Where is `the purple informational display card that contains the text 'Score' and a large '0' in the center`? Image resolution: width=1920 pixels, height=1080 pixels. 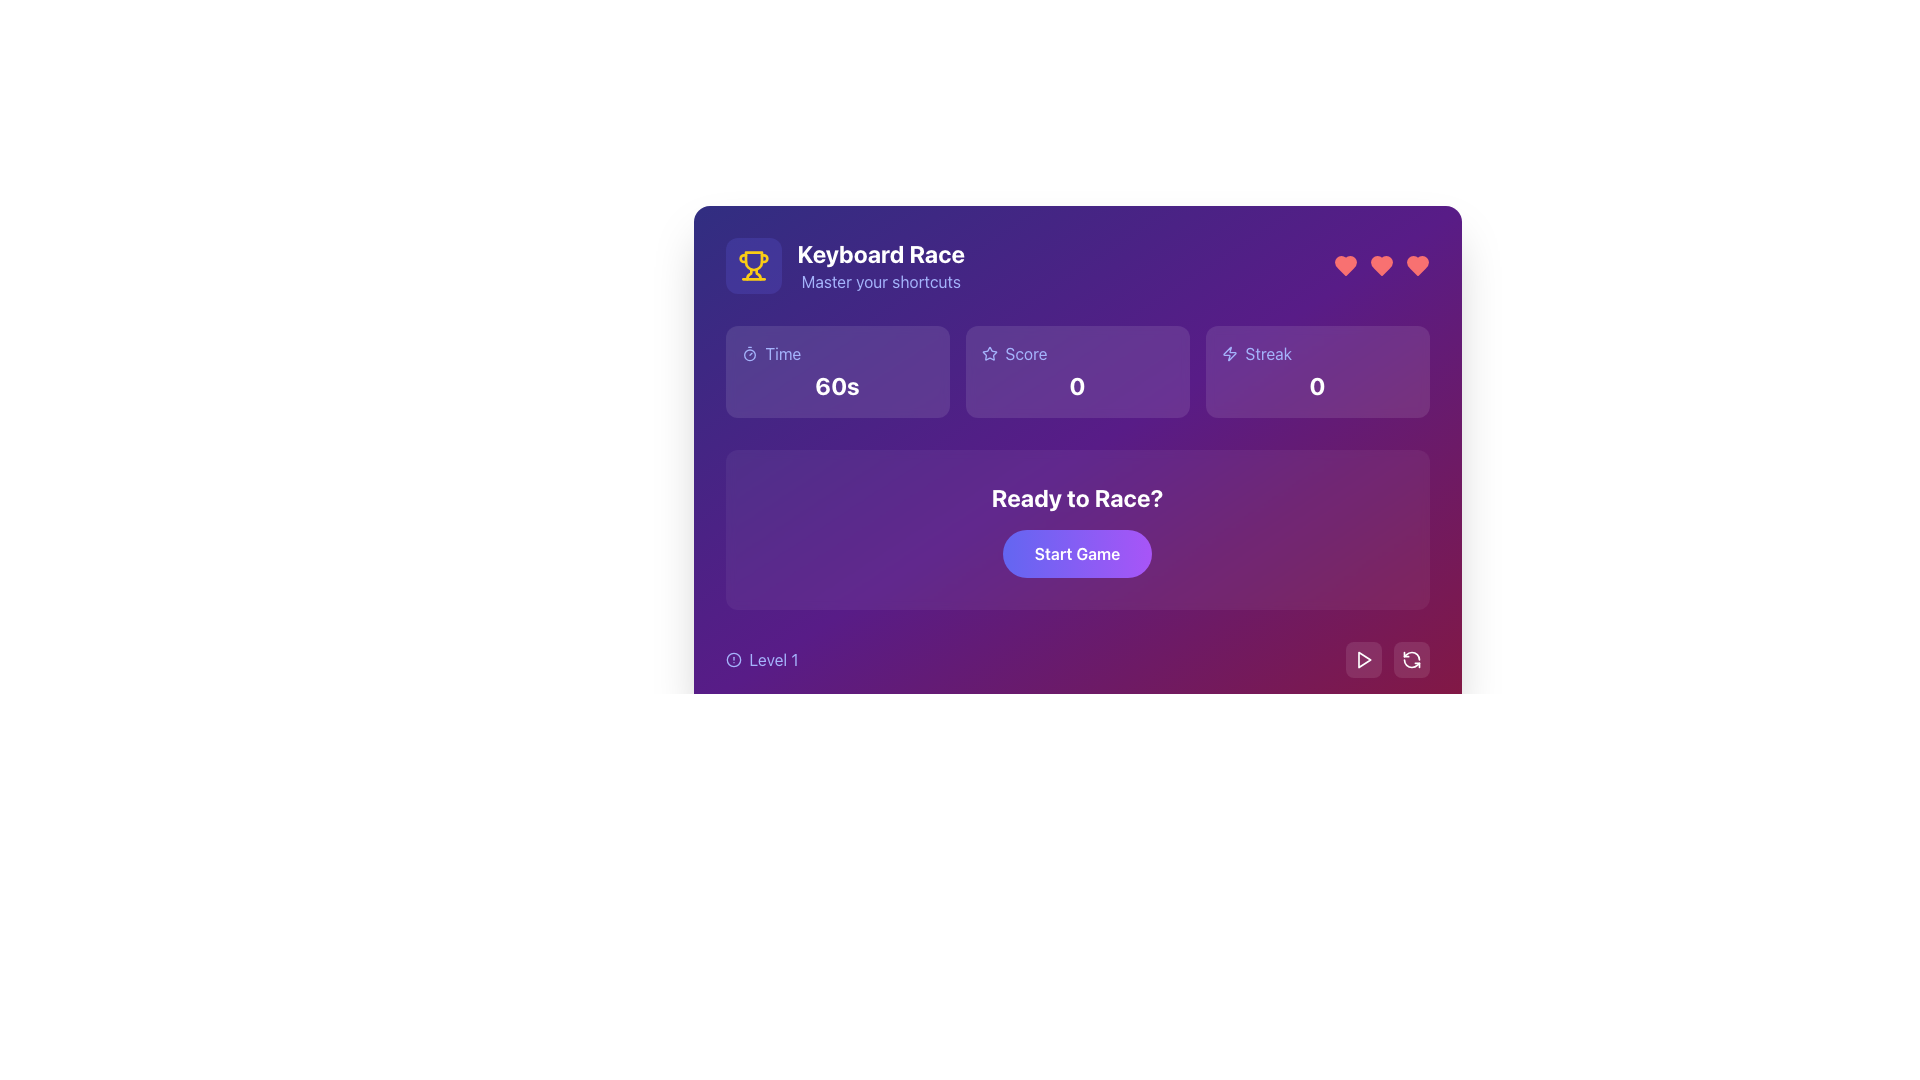 the purple informational display card that contains the text 'Score' and a large '0' in the center is located at coordinates (1076, 371).